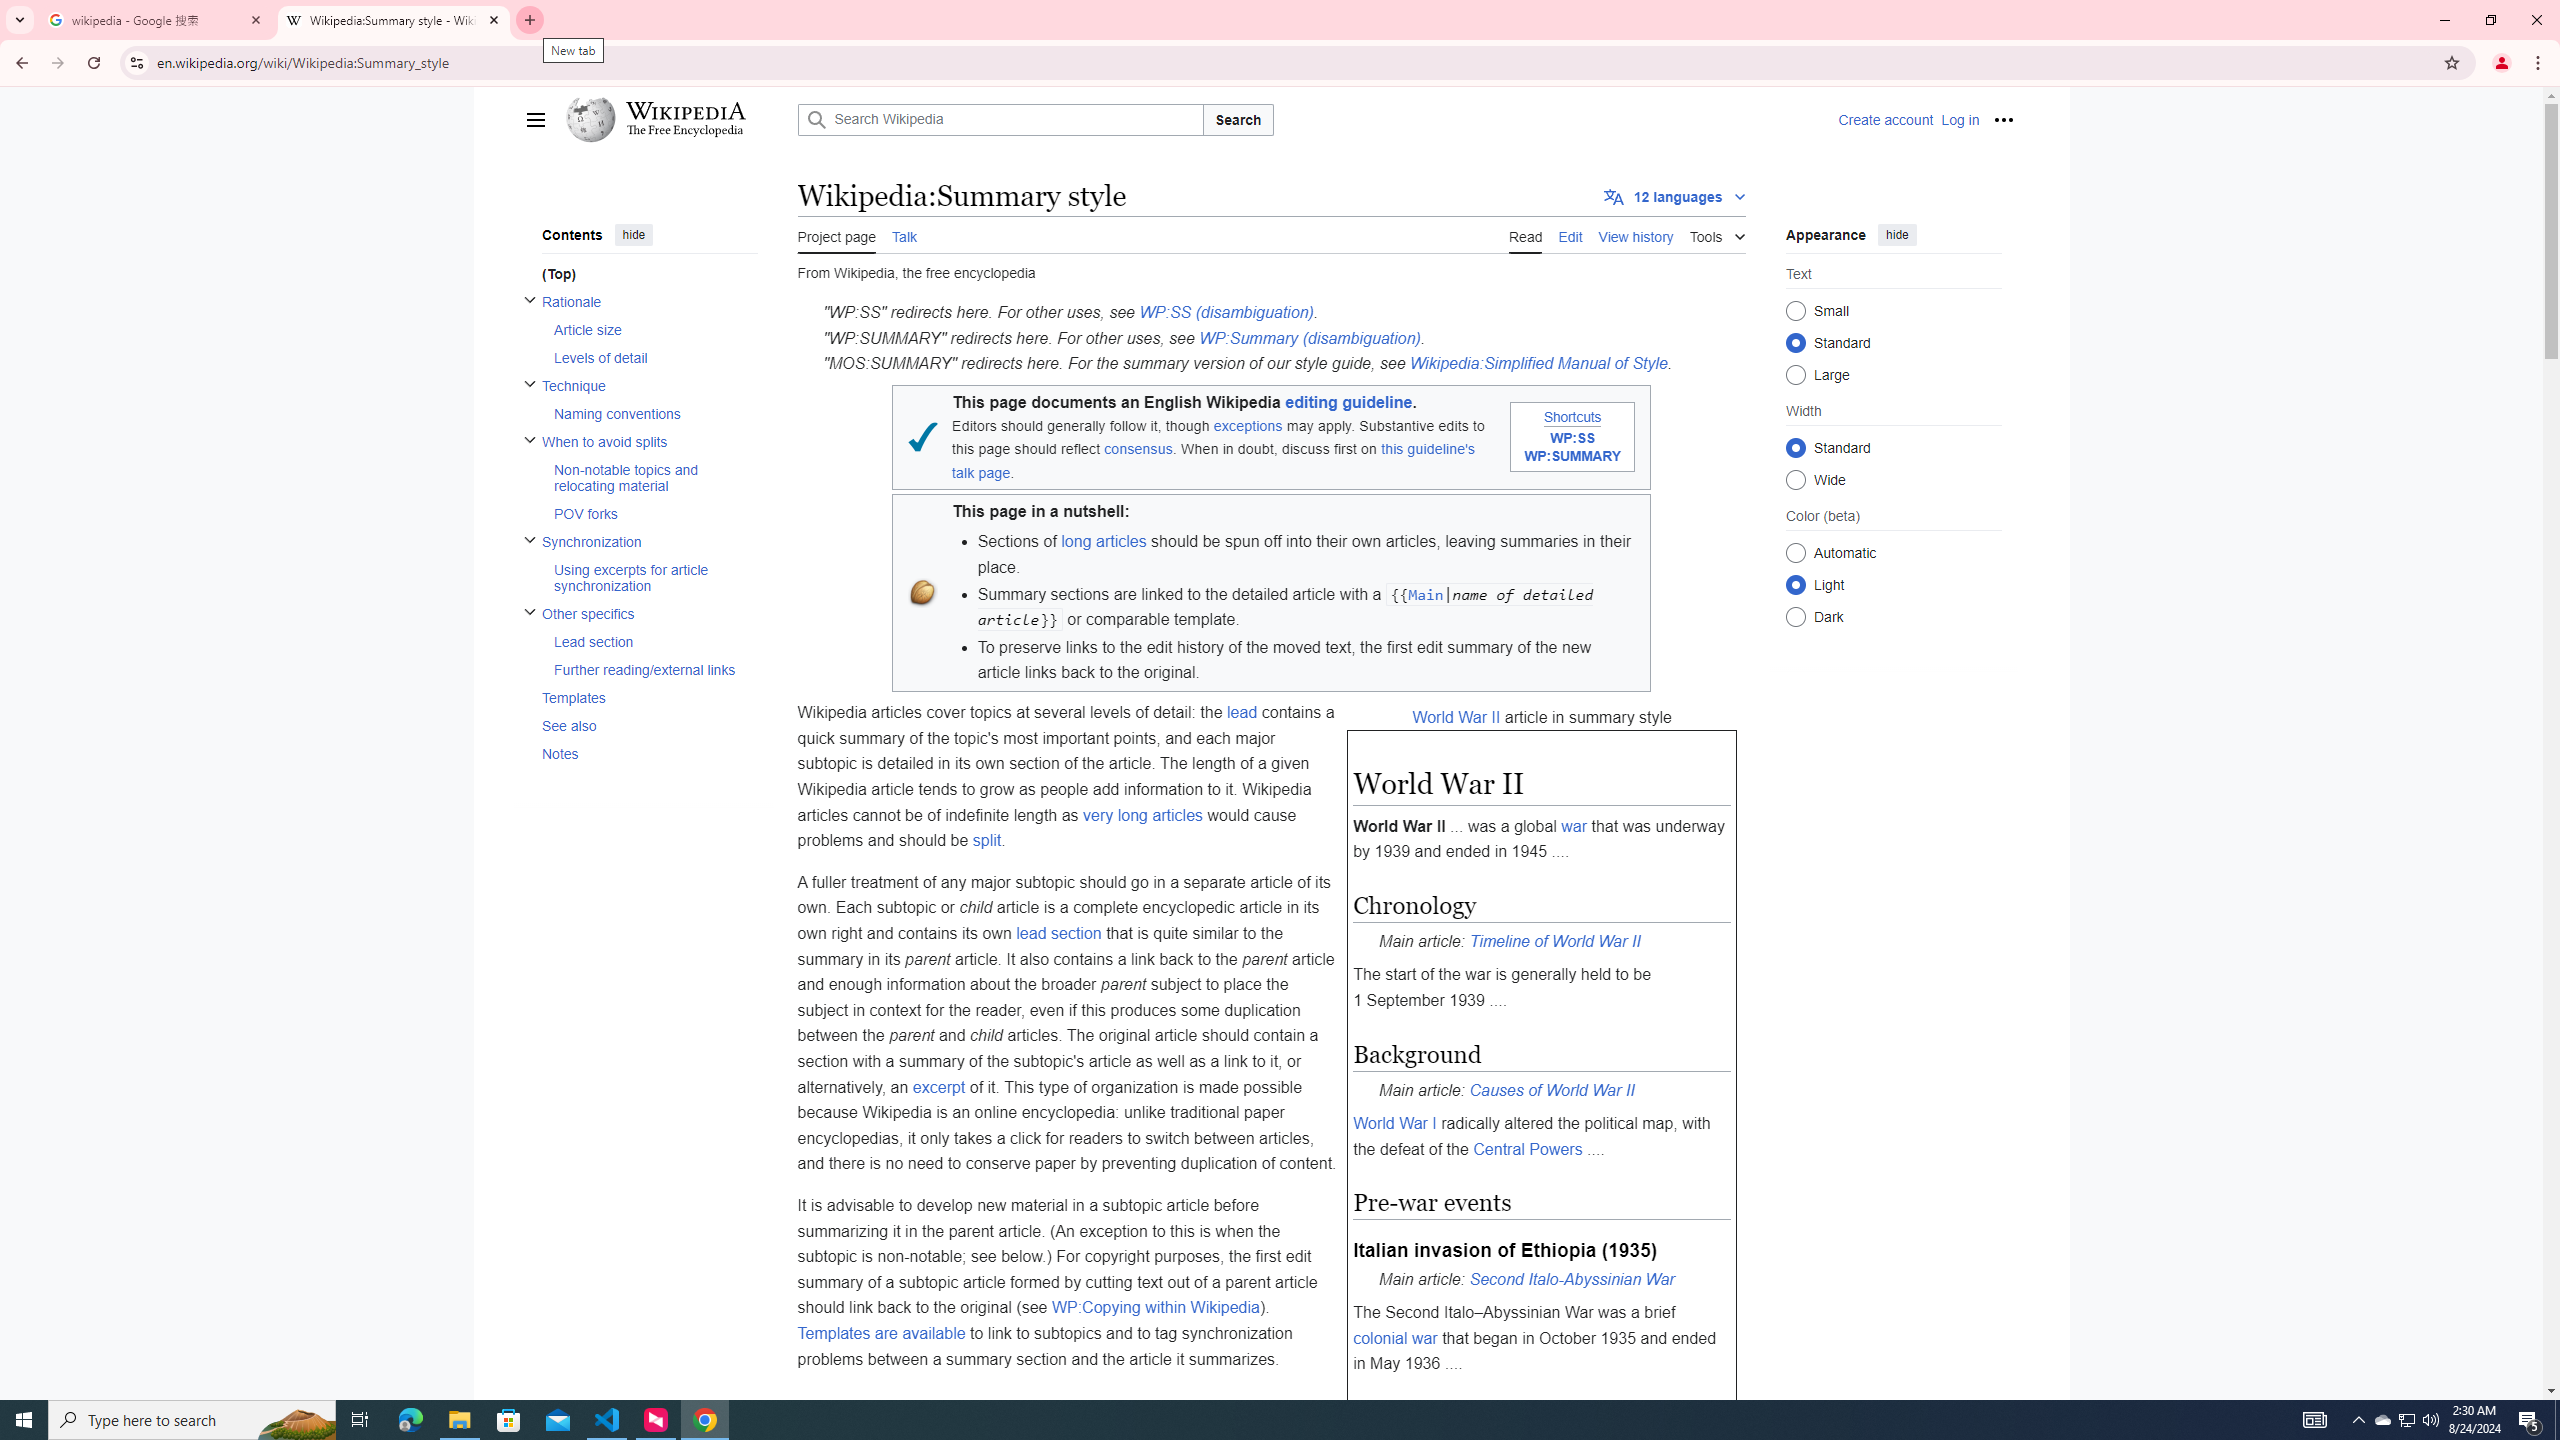 The height and width of the screenshot is (1440, 2560). What do you see at coordinates (880, 1332) in the screenshot?
I see `'Templates are available'` at bounding box center [880, 1332].